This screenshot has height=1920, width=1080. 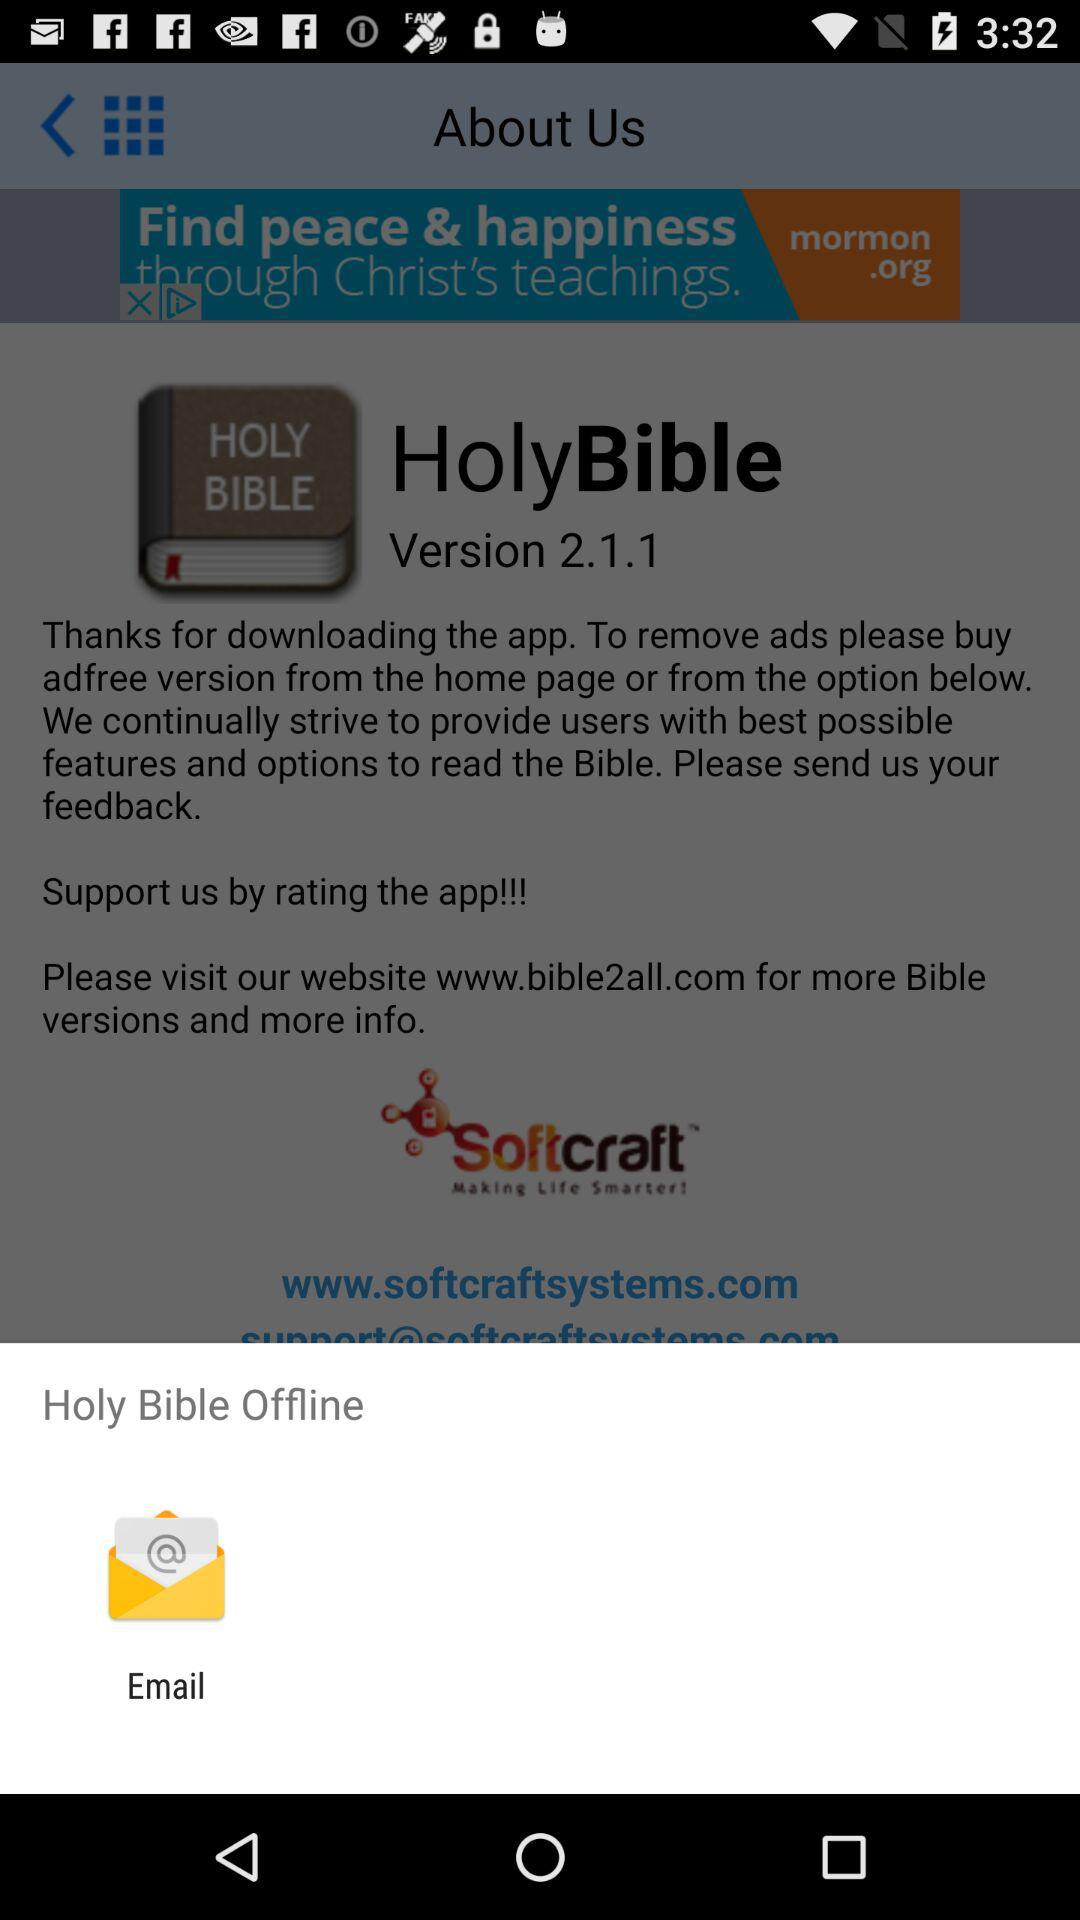 I want to click on the item above the email app, so click(x=165, y=1567).